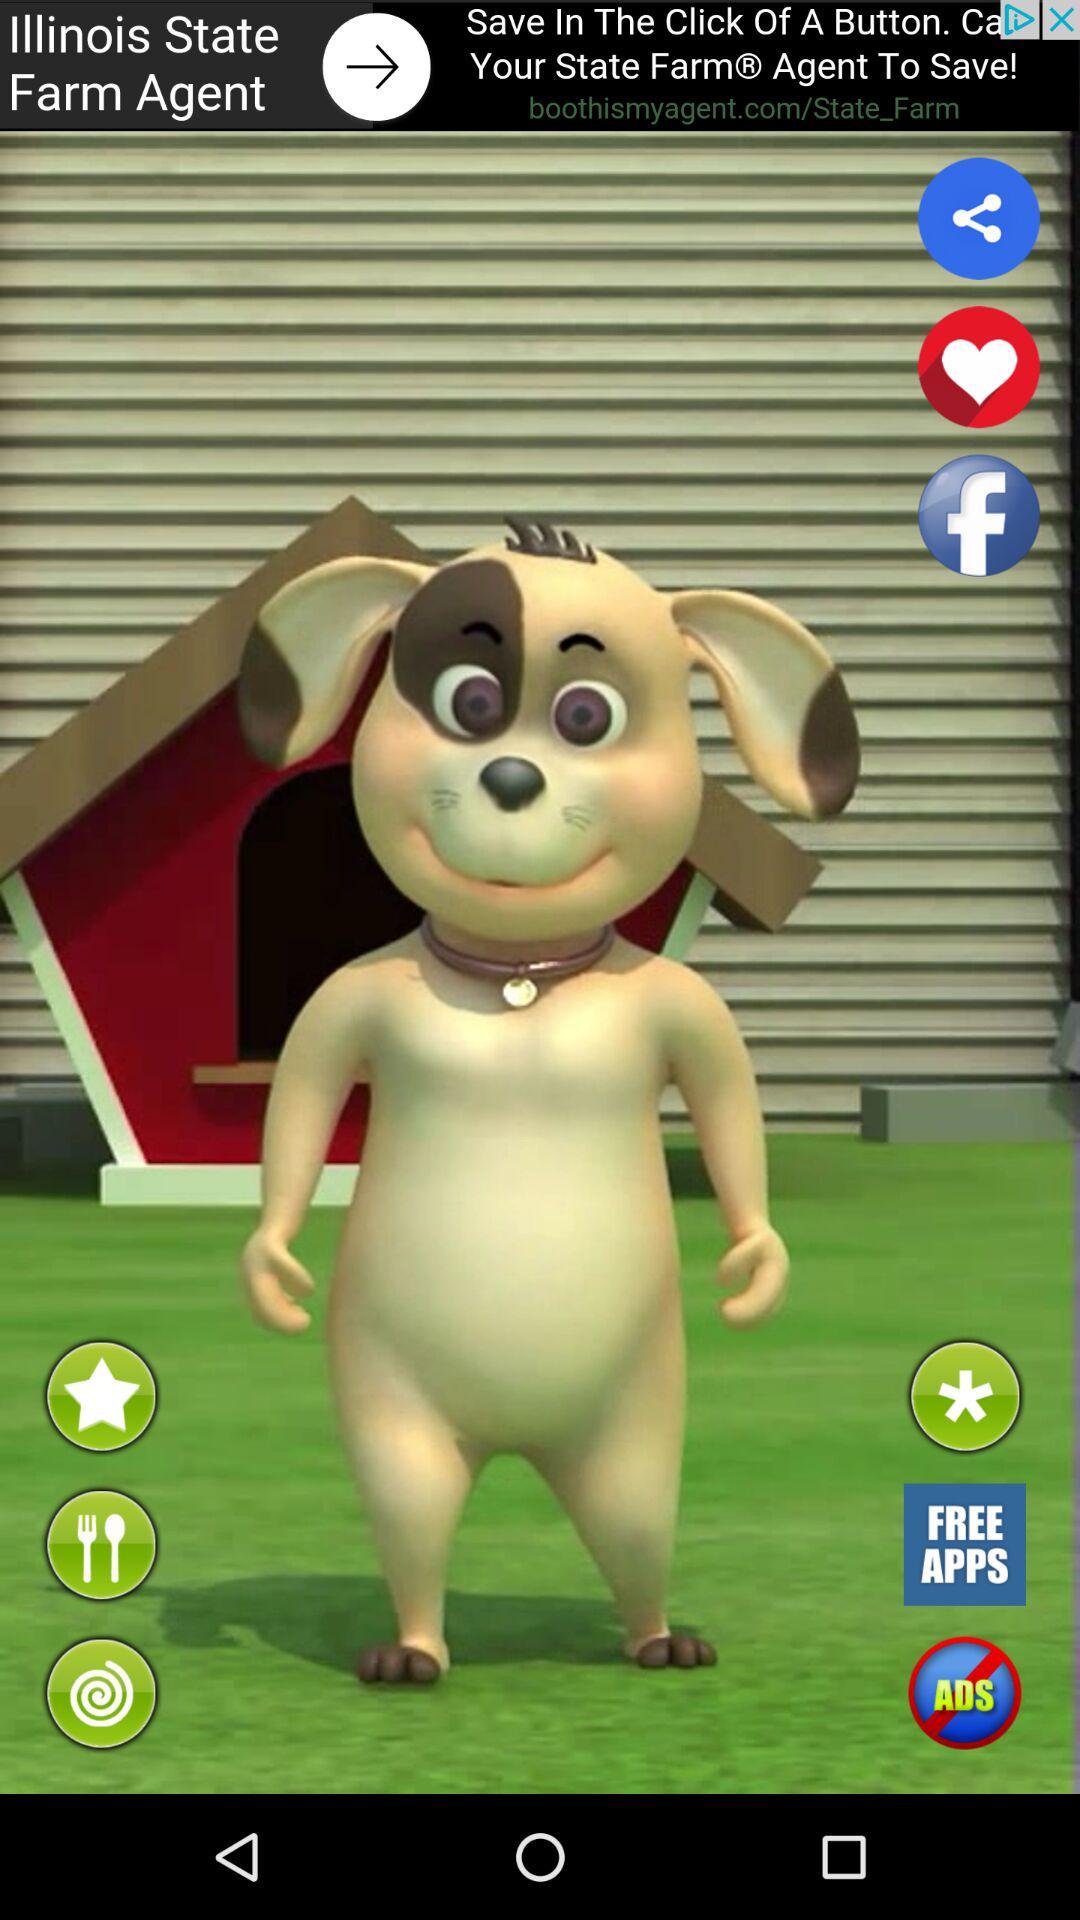  I want to click on advertisement, so click(963, 1692).